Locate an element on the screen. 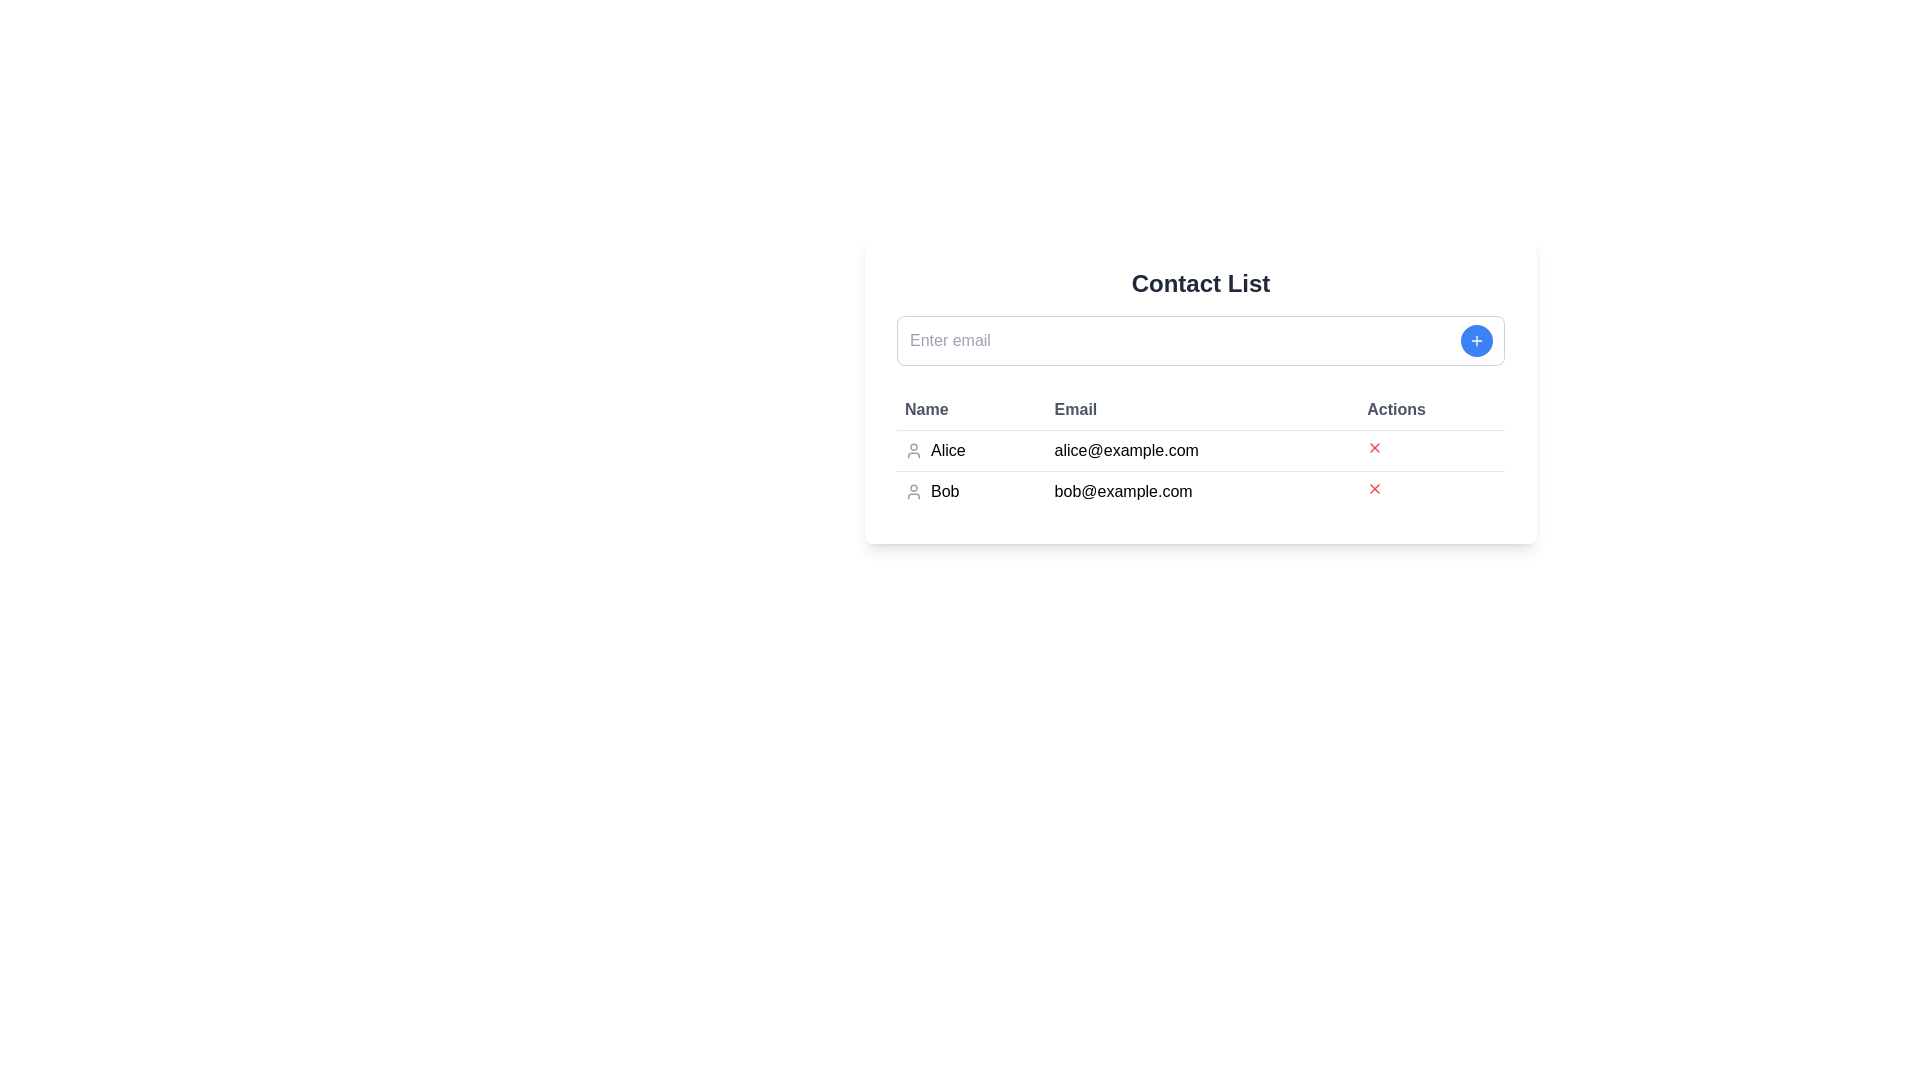  text content of the contact name label located in the second row of the contact list table, under the 'Name' column, adjacent to the profile icon is located at coordinates (944, 492).